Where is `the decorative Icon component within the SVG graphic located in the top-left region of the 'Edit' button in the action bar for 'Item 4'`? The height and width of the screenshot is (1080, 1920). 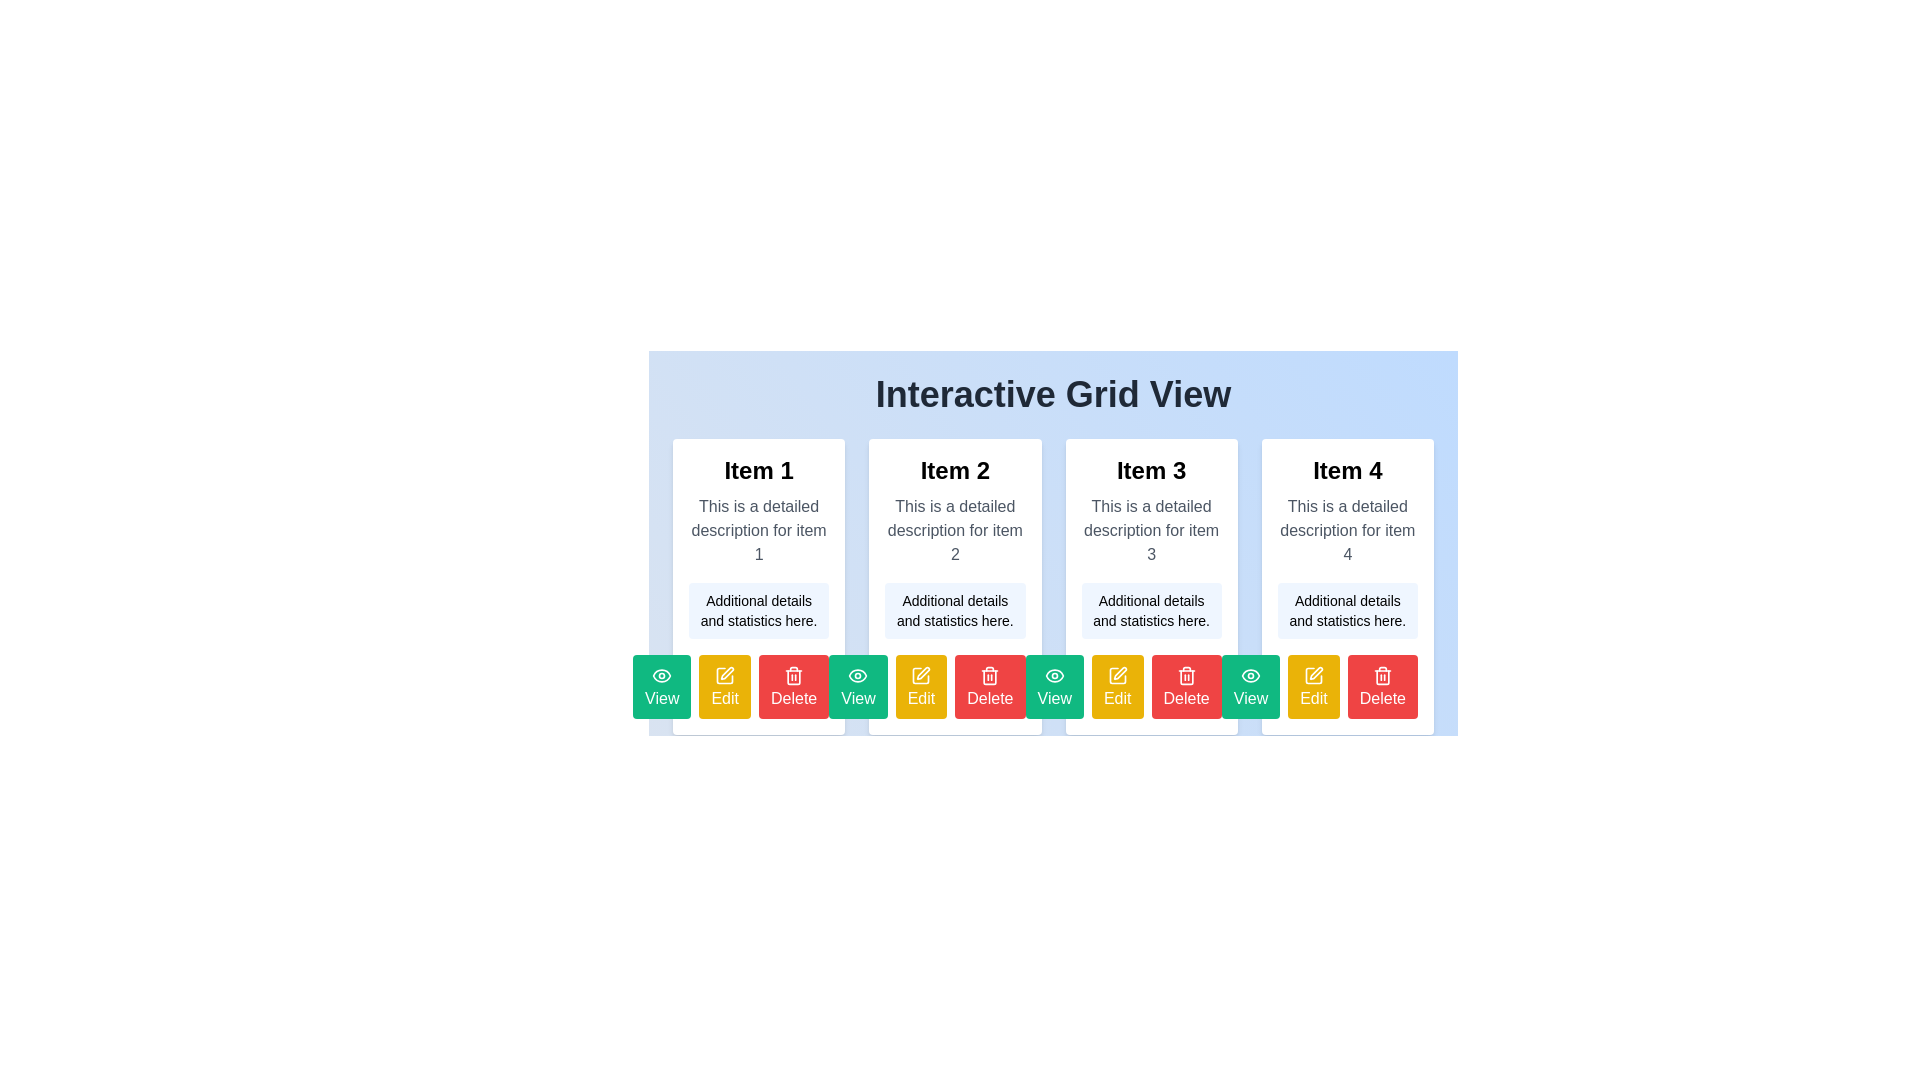 the decorative Icon component within the SVG graphic located in the top-left region of the 'Edit' button in the action bar for 'Item 4' is located at coordinates (920, 675).